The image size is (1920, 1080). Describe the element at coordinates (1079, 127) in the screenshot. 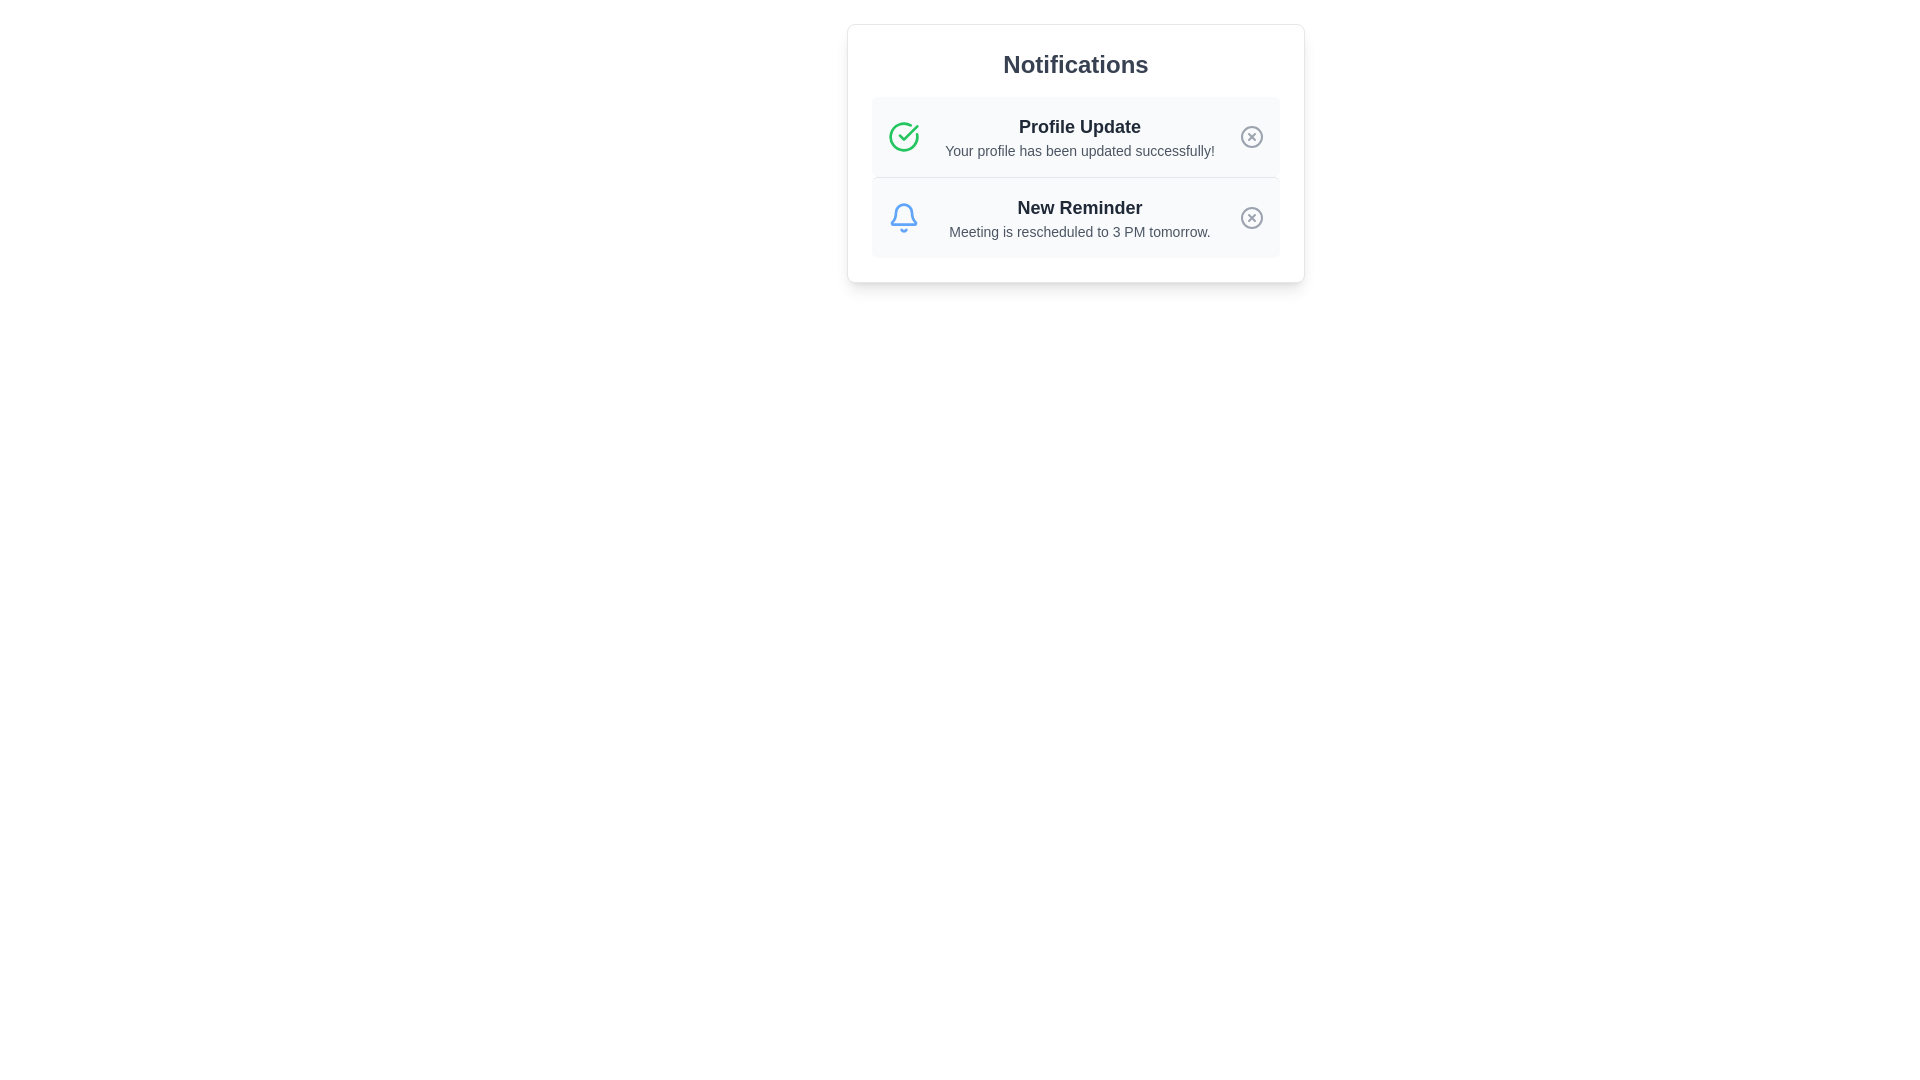

I see `the 'Profile Update' text heading which is bold, larger in font size, and dark gray, positioned at the top of the notification message group` at that location.